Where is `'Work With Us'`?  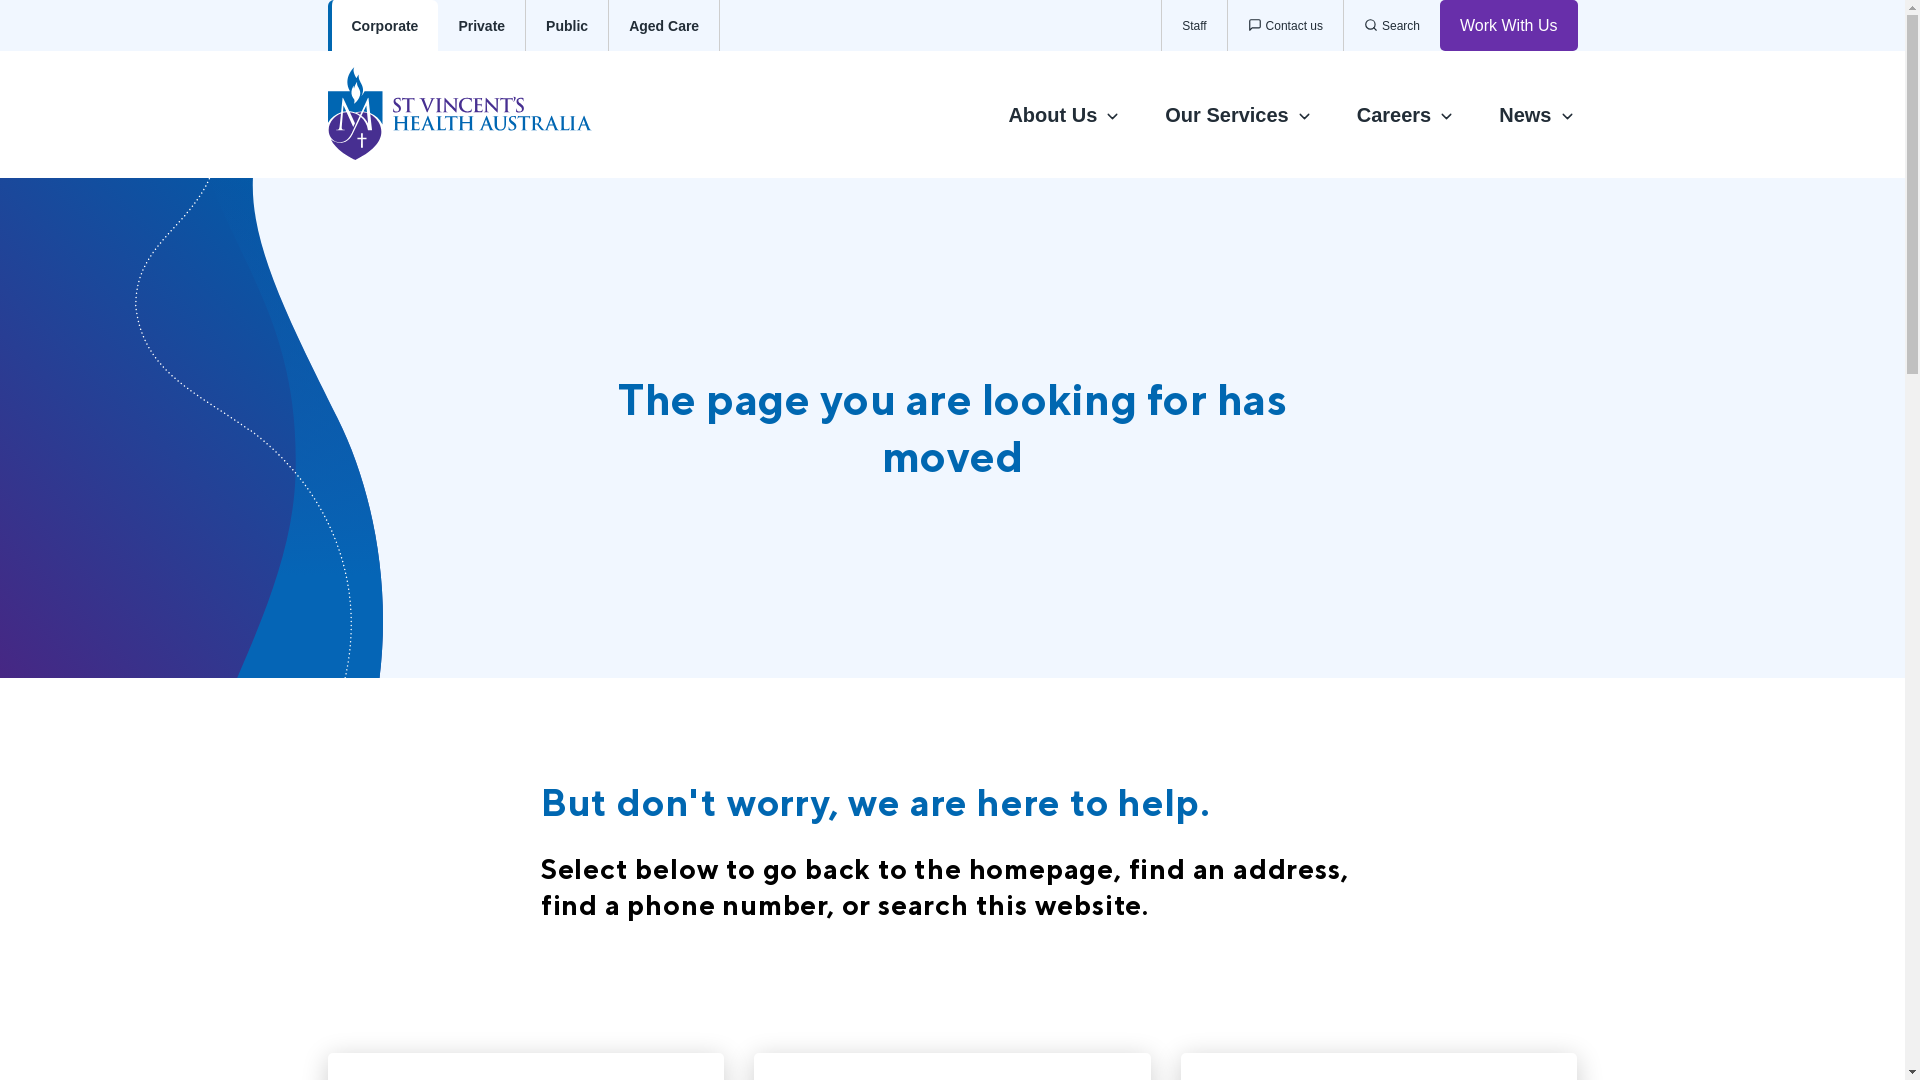 'Work With Us' is located at coordinates (1508, 25).